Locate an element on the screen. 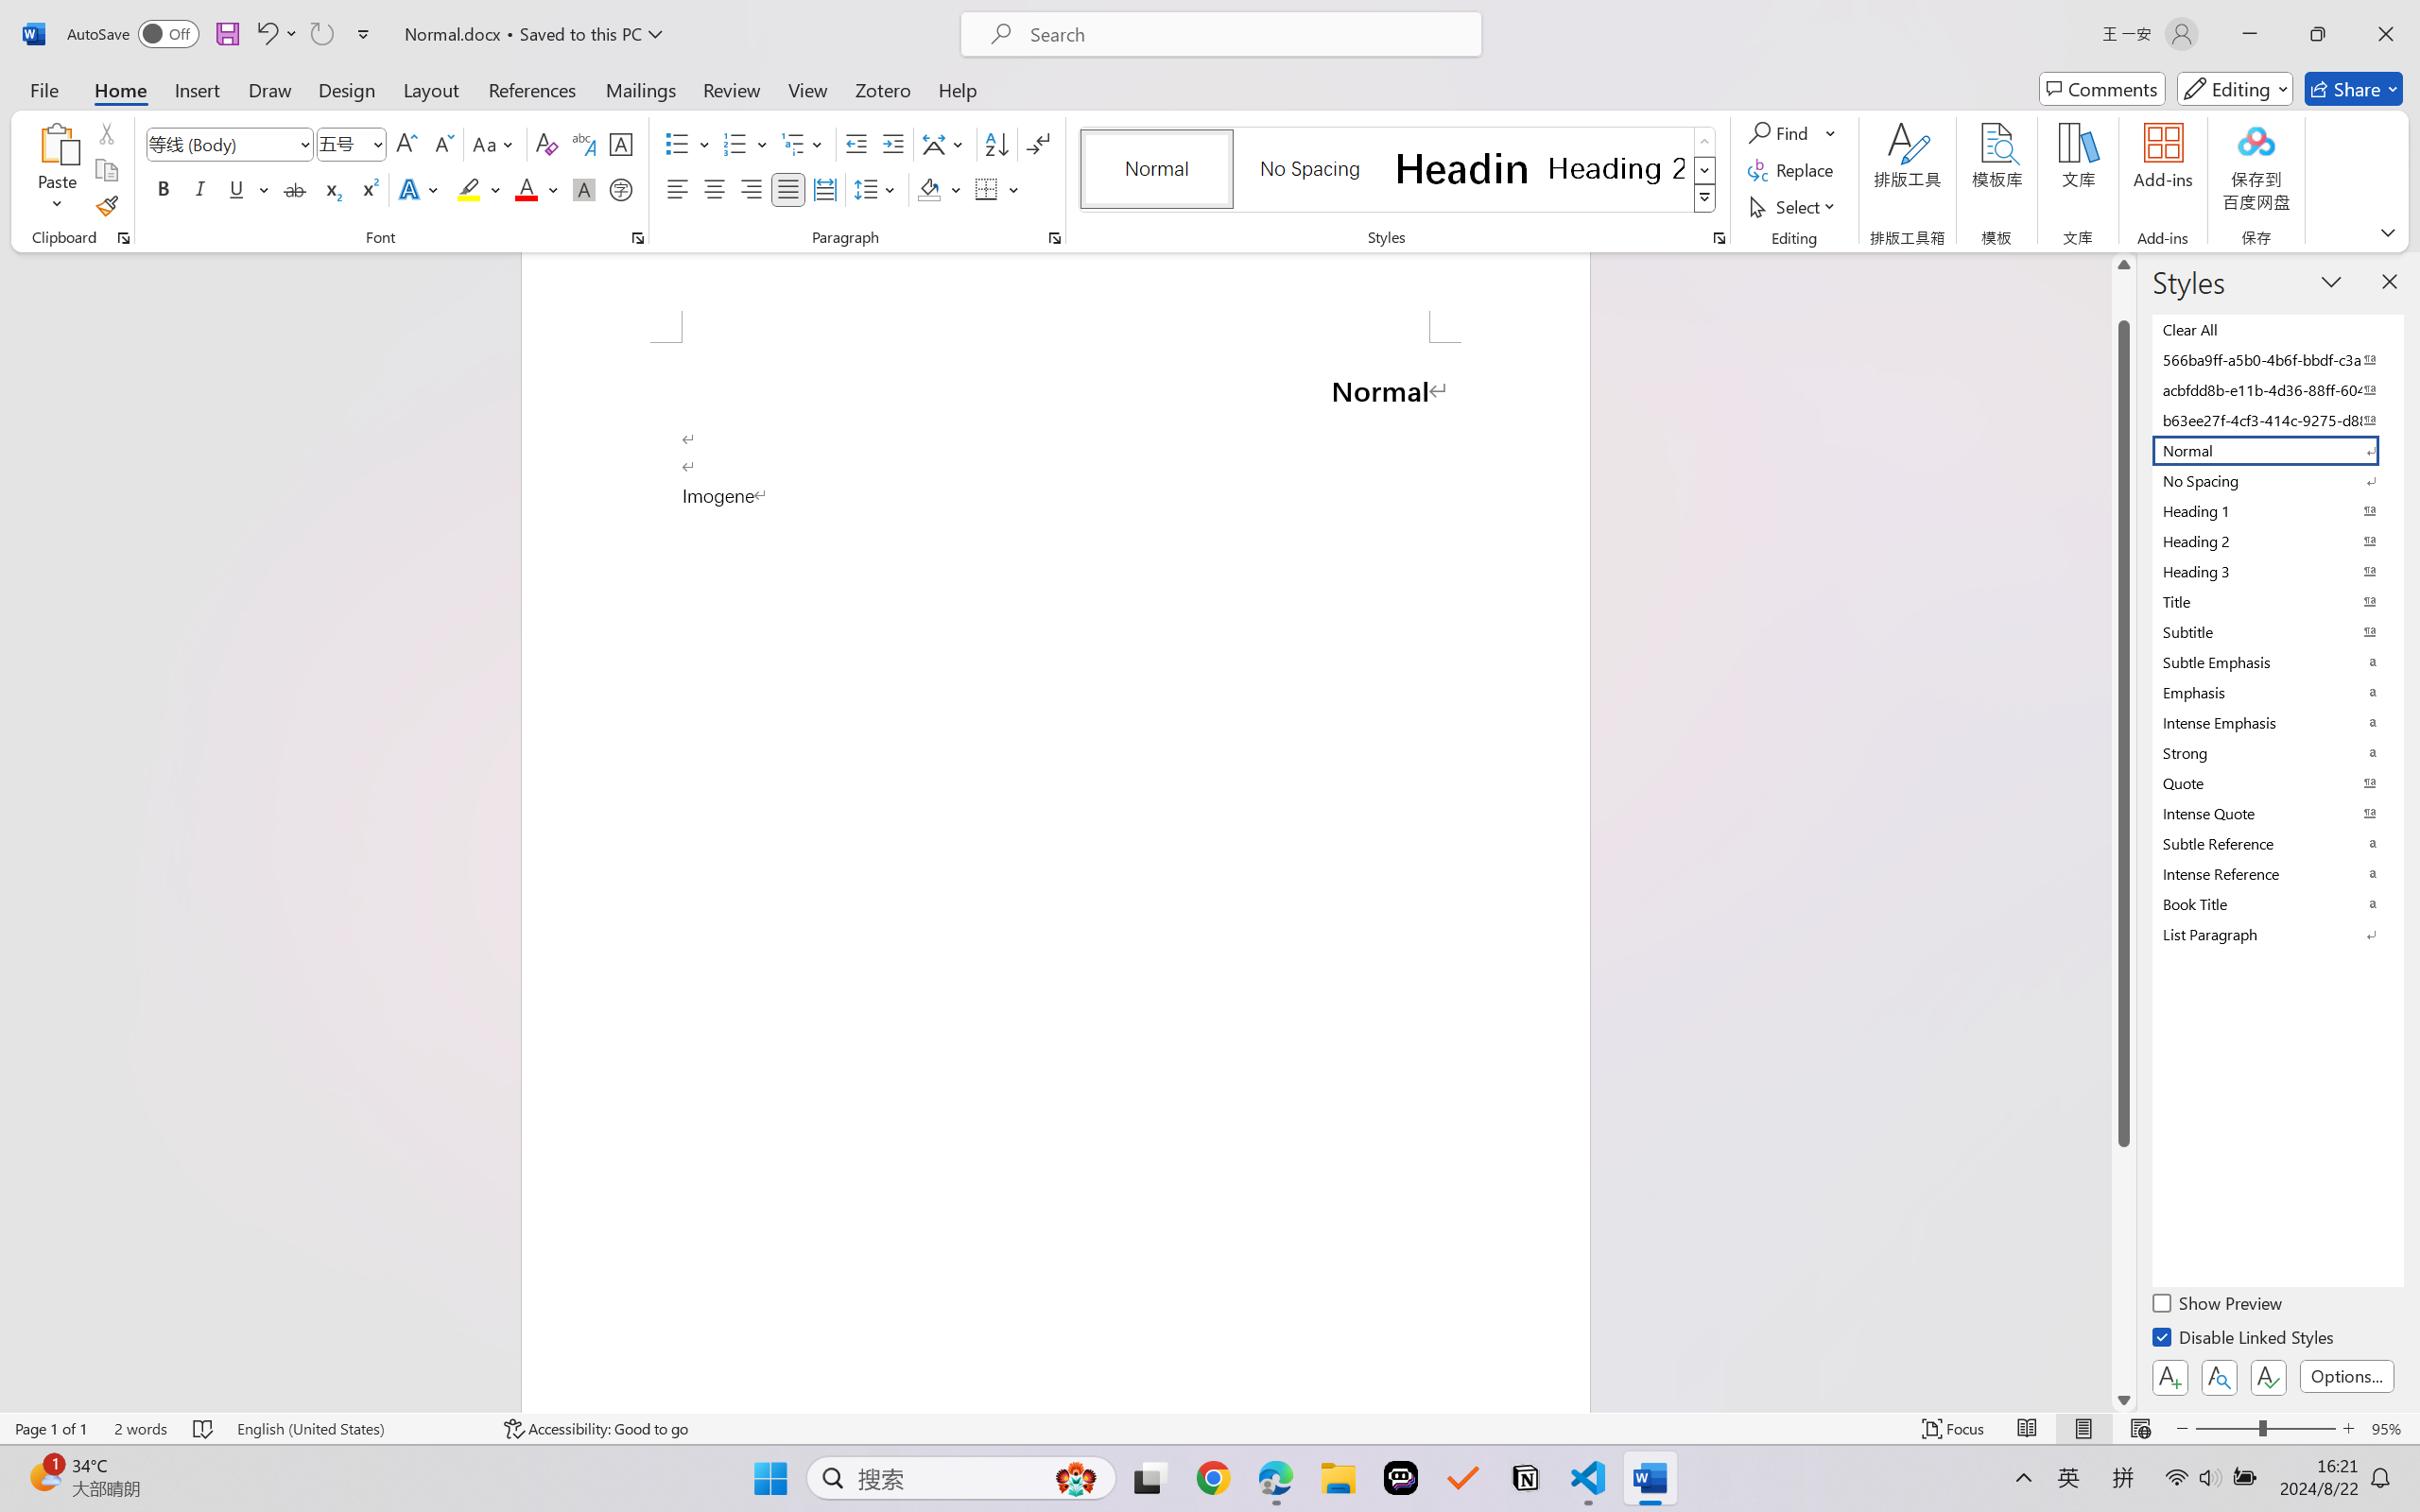  'Page up' is located at coordinates (2123, 298).